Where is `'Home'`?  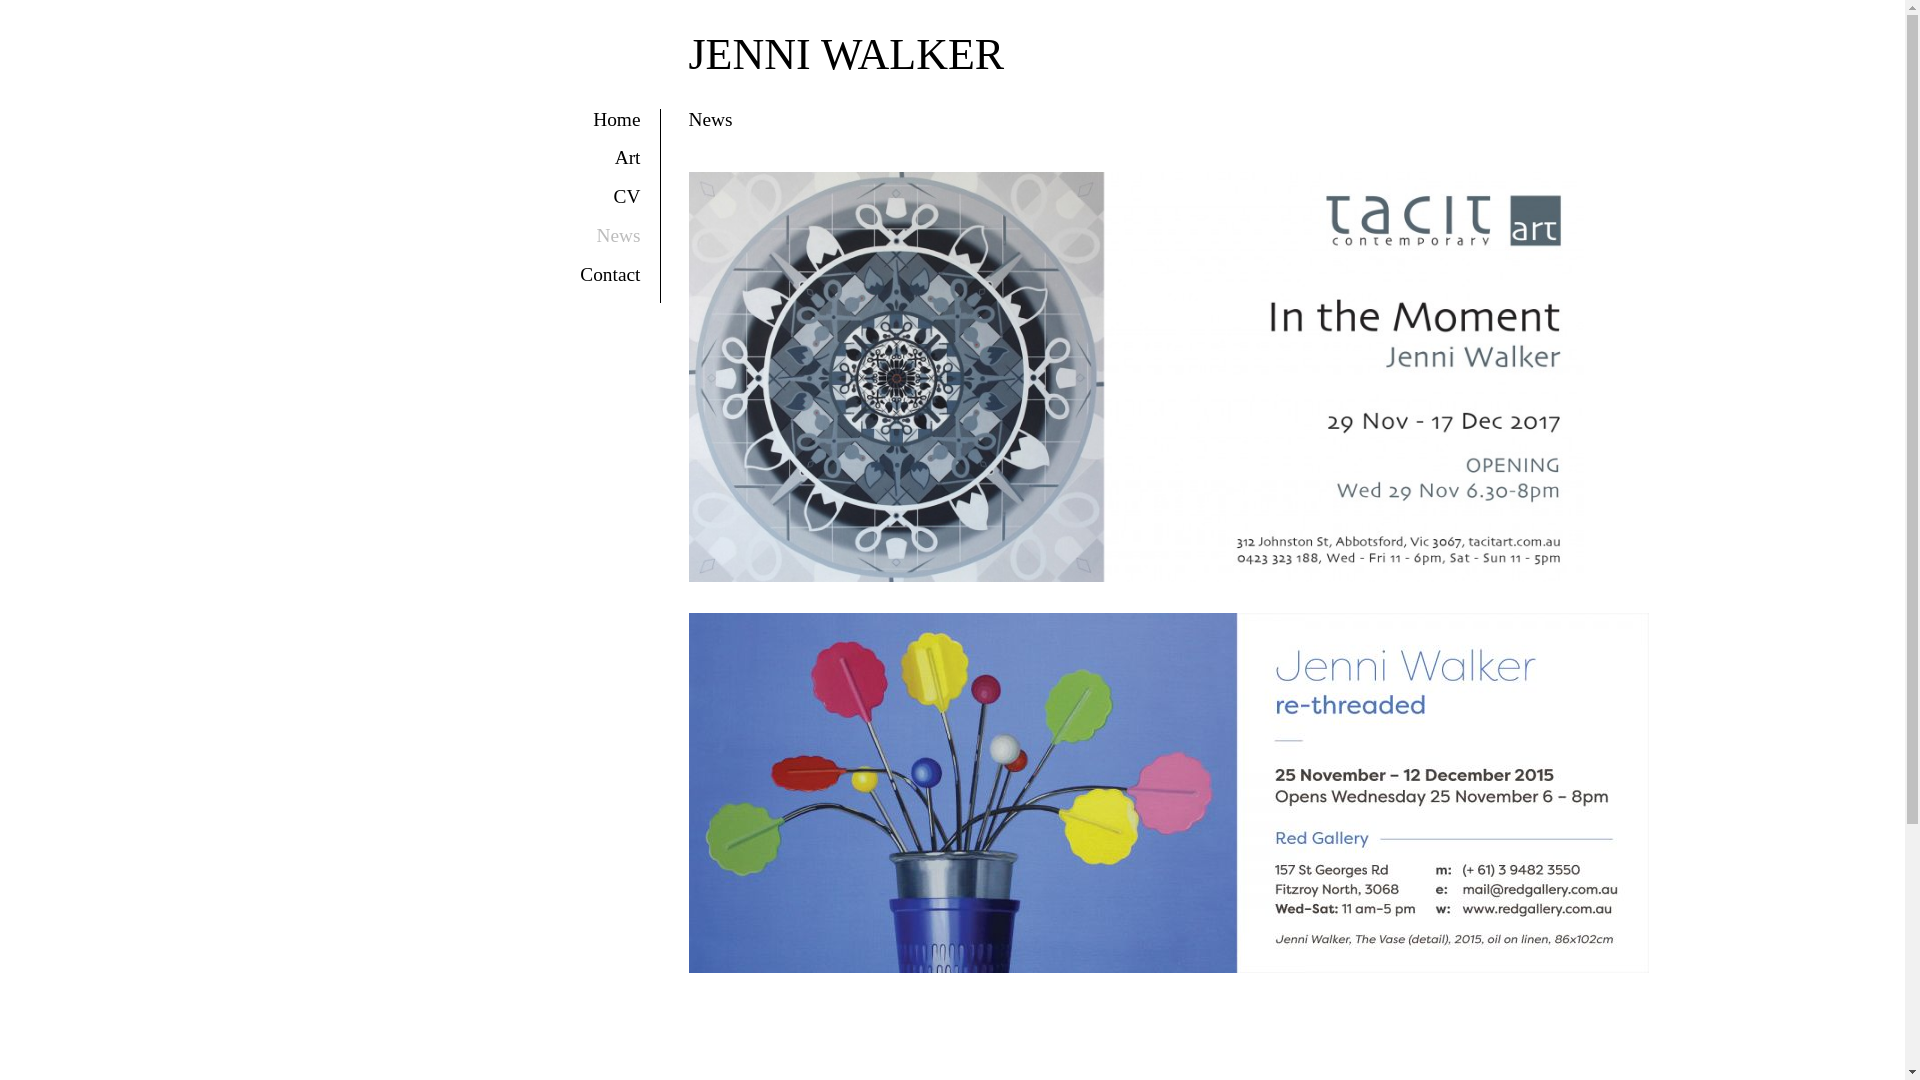 'Home' is located at coordinates (615, 119).